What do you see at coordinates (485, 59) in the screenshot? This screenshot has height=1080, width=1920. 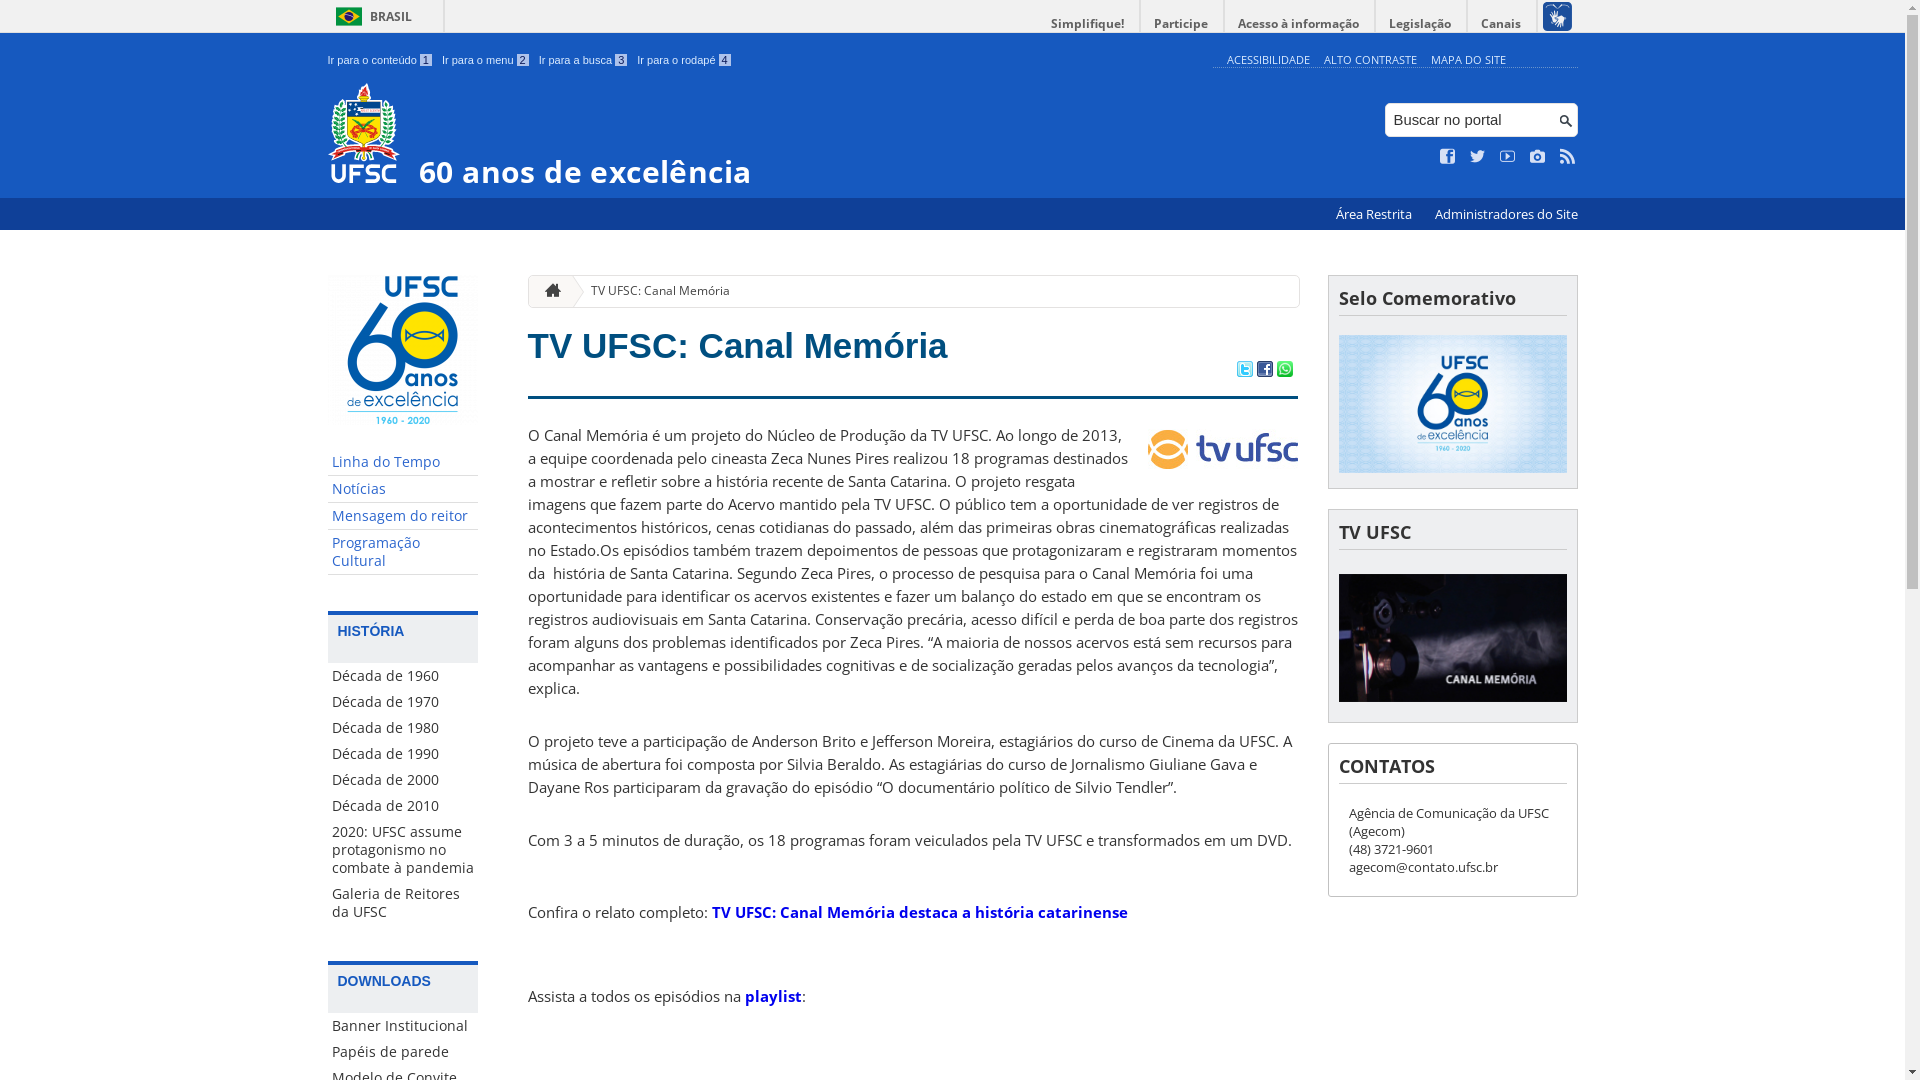 I see `'Ir para o menu 2'` at bounding box center [485, 59].